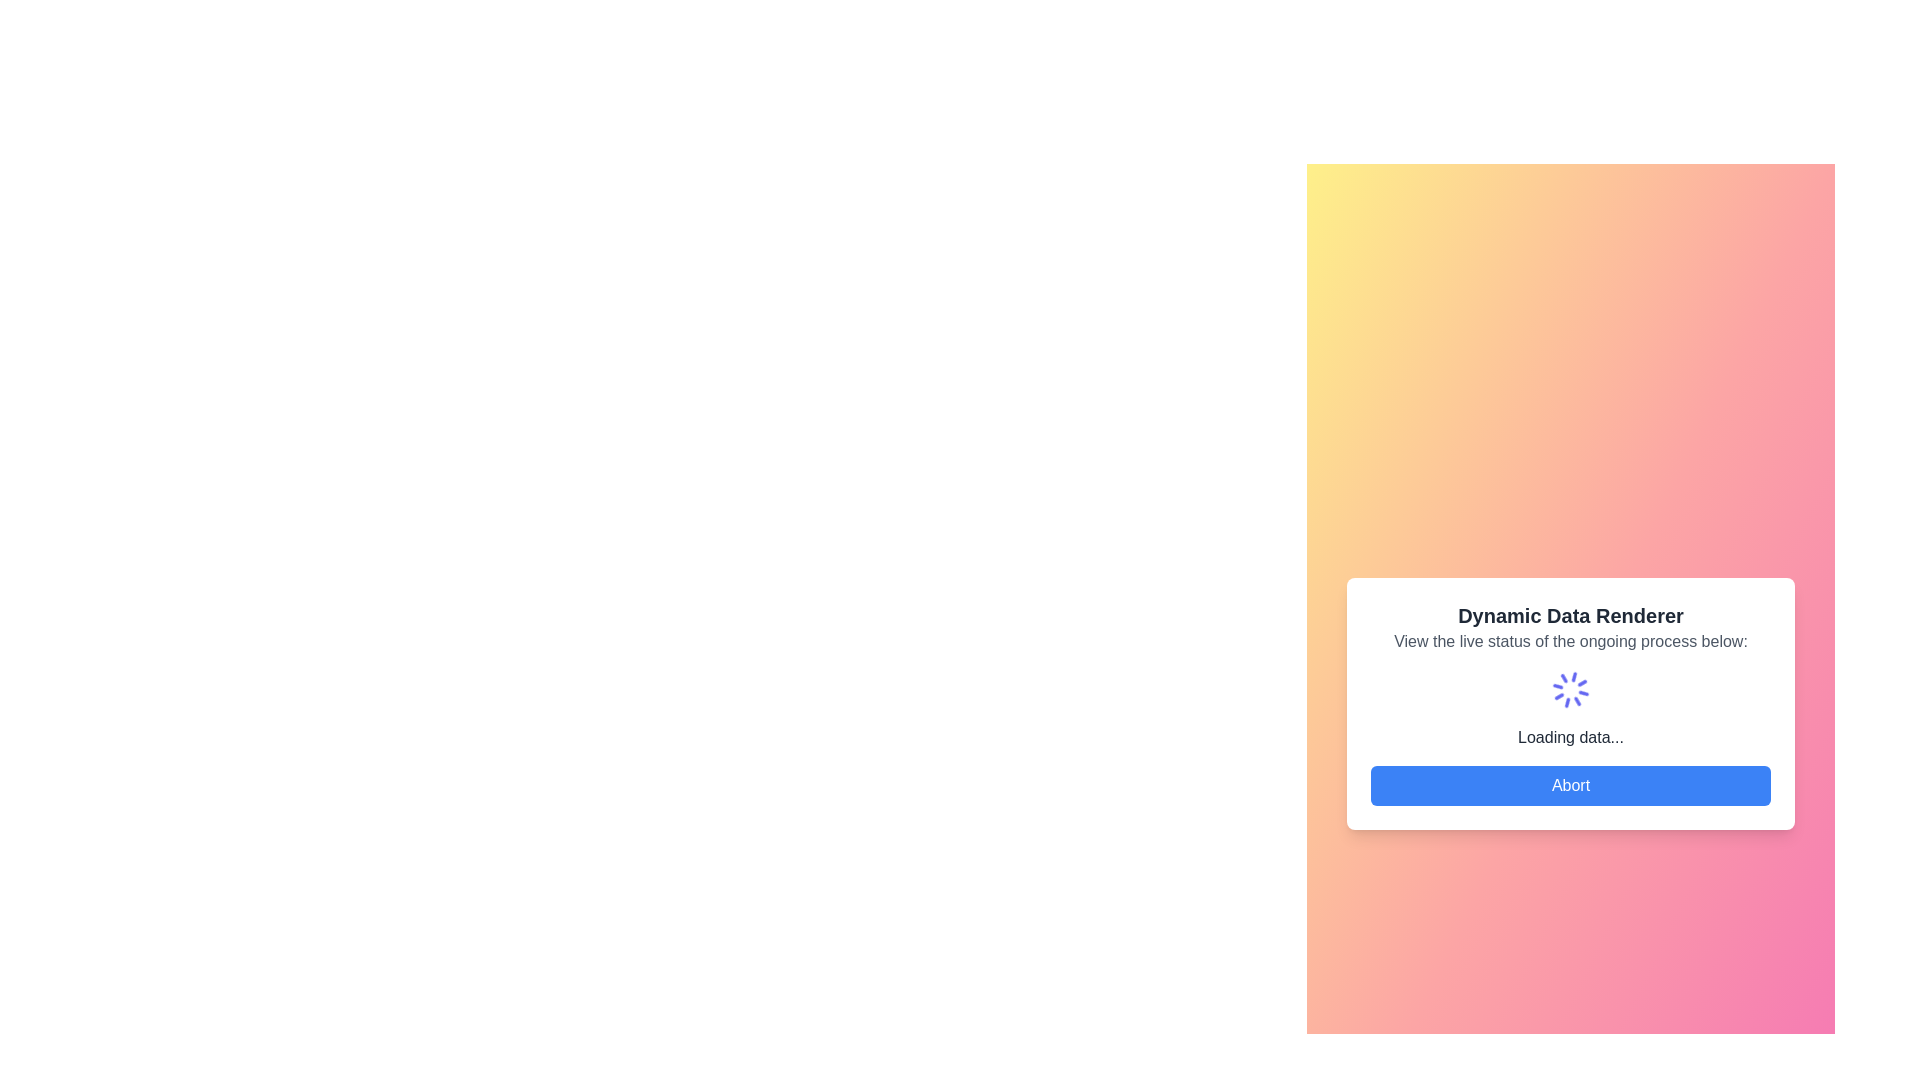 This screenshot has height=1080, width=1920. I want to click on the circular, animated spinning loader icon with a purple color theme, located above the text 'Loading data...' in the modal dialog titled 'Dynamic Data Renderer', so click(1569, 689).